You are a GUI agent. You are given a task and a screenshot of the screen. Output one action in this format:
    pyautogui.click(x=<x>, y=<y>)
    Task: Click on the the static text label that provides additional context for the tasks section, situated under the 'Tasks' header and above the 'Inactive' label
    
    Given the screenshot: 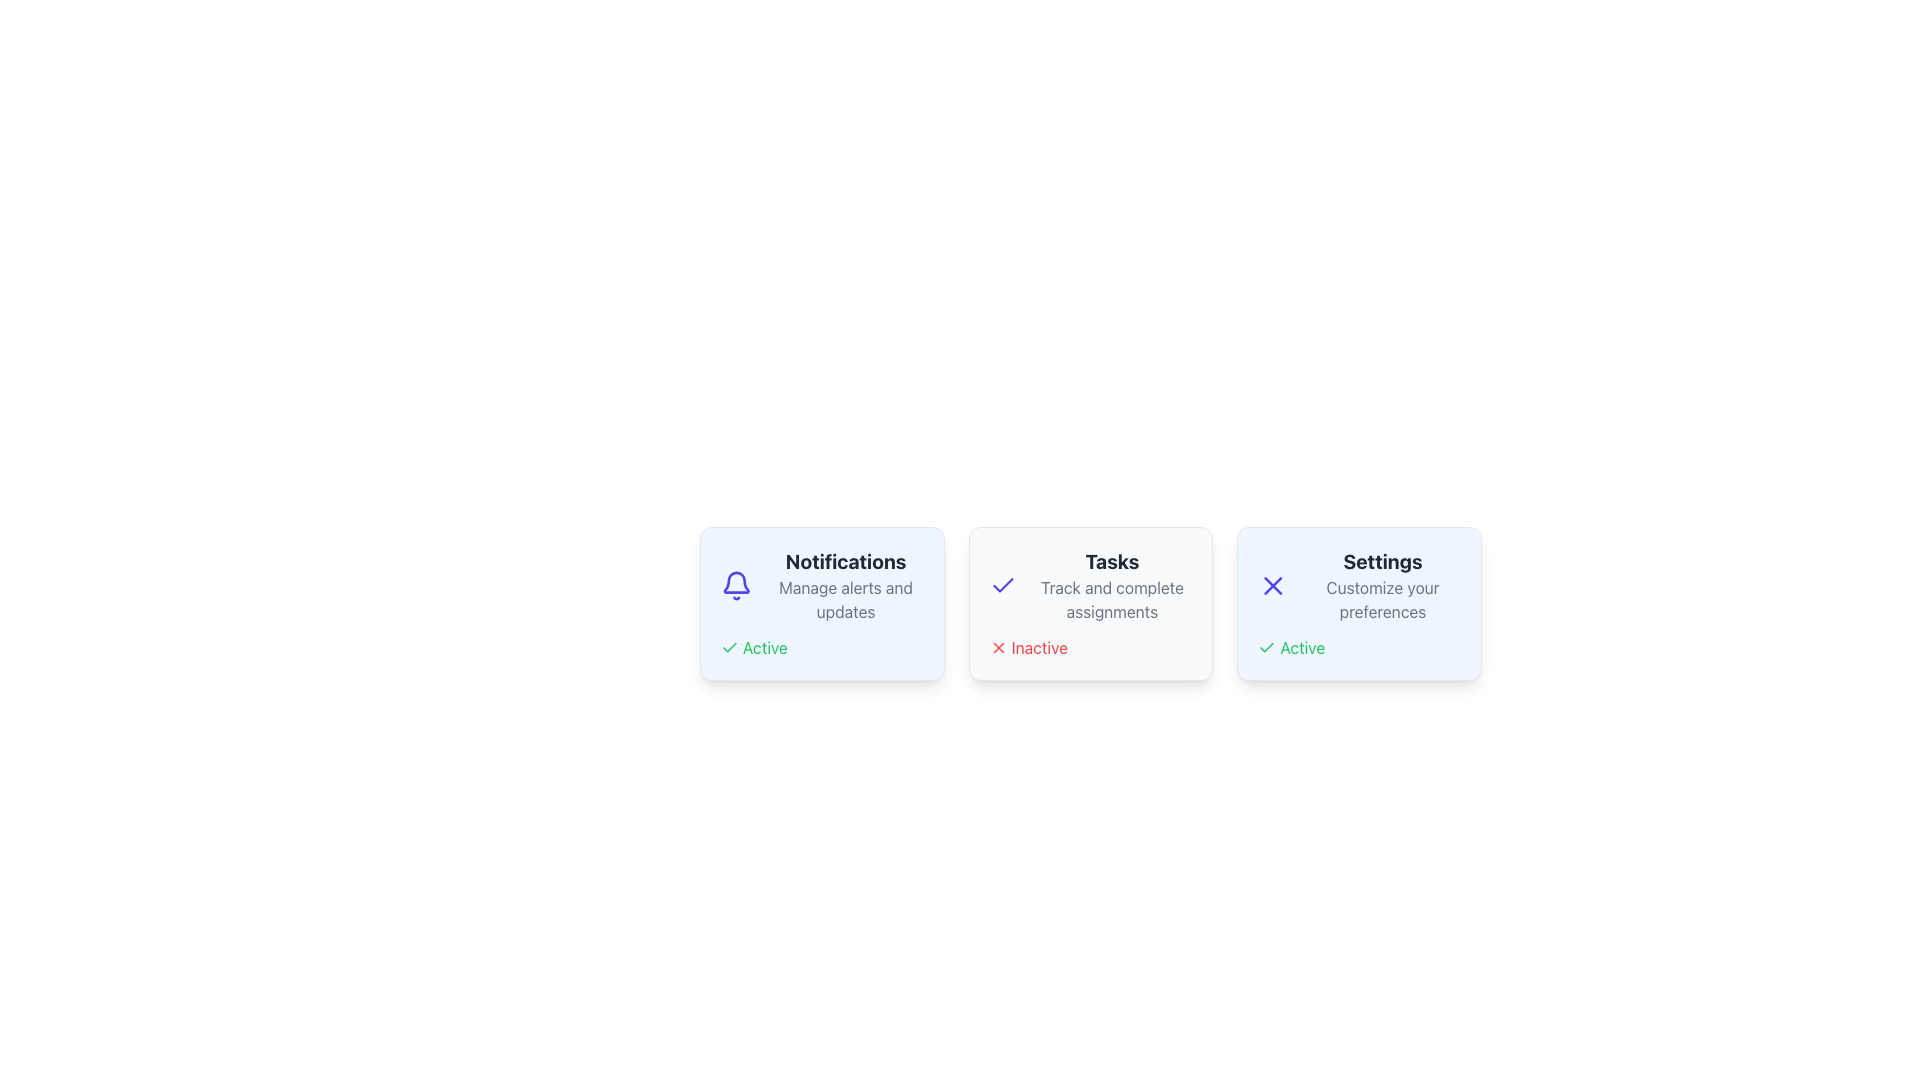 What is the action you would take?
    pyautogui.click(x=1111, y=599)
    